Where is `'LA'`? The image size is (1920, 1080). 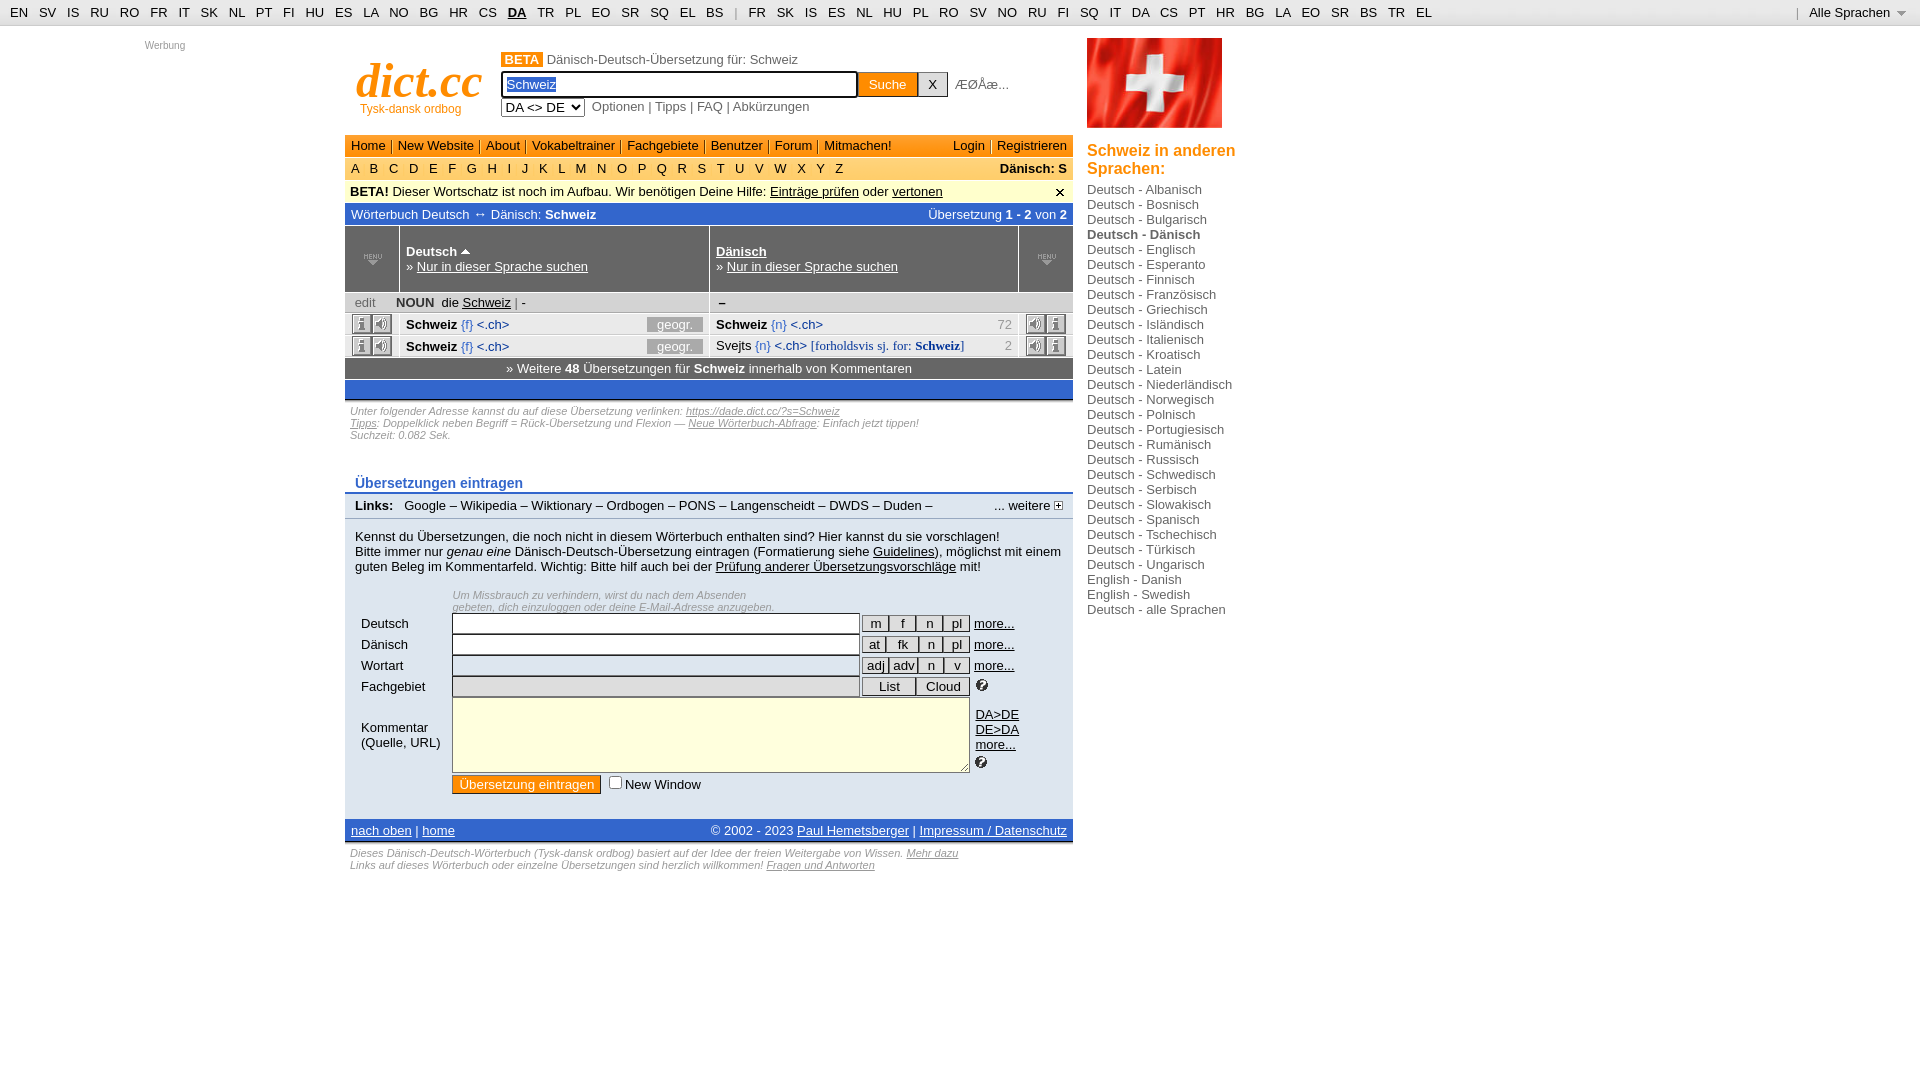
'LA' is located at coordinates (1282, 12).